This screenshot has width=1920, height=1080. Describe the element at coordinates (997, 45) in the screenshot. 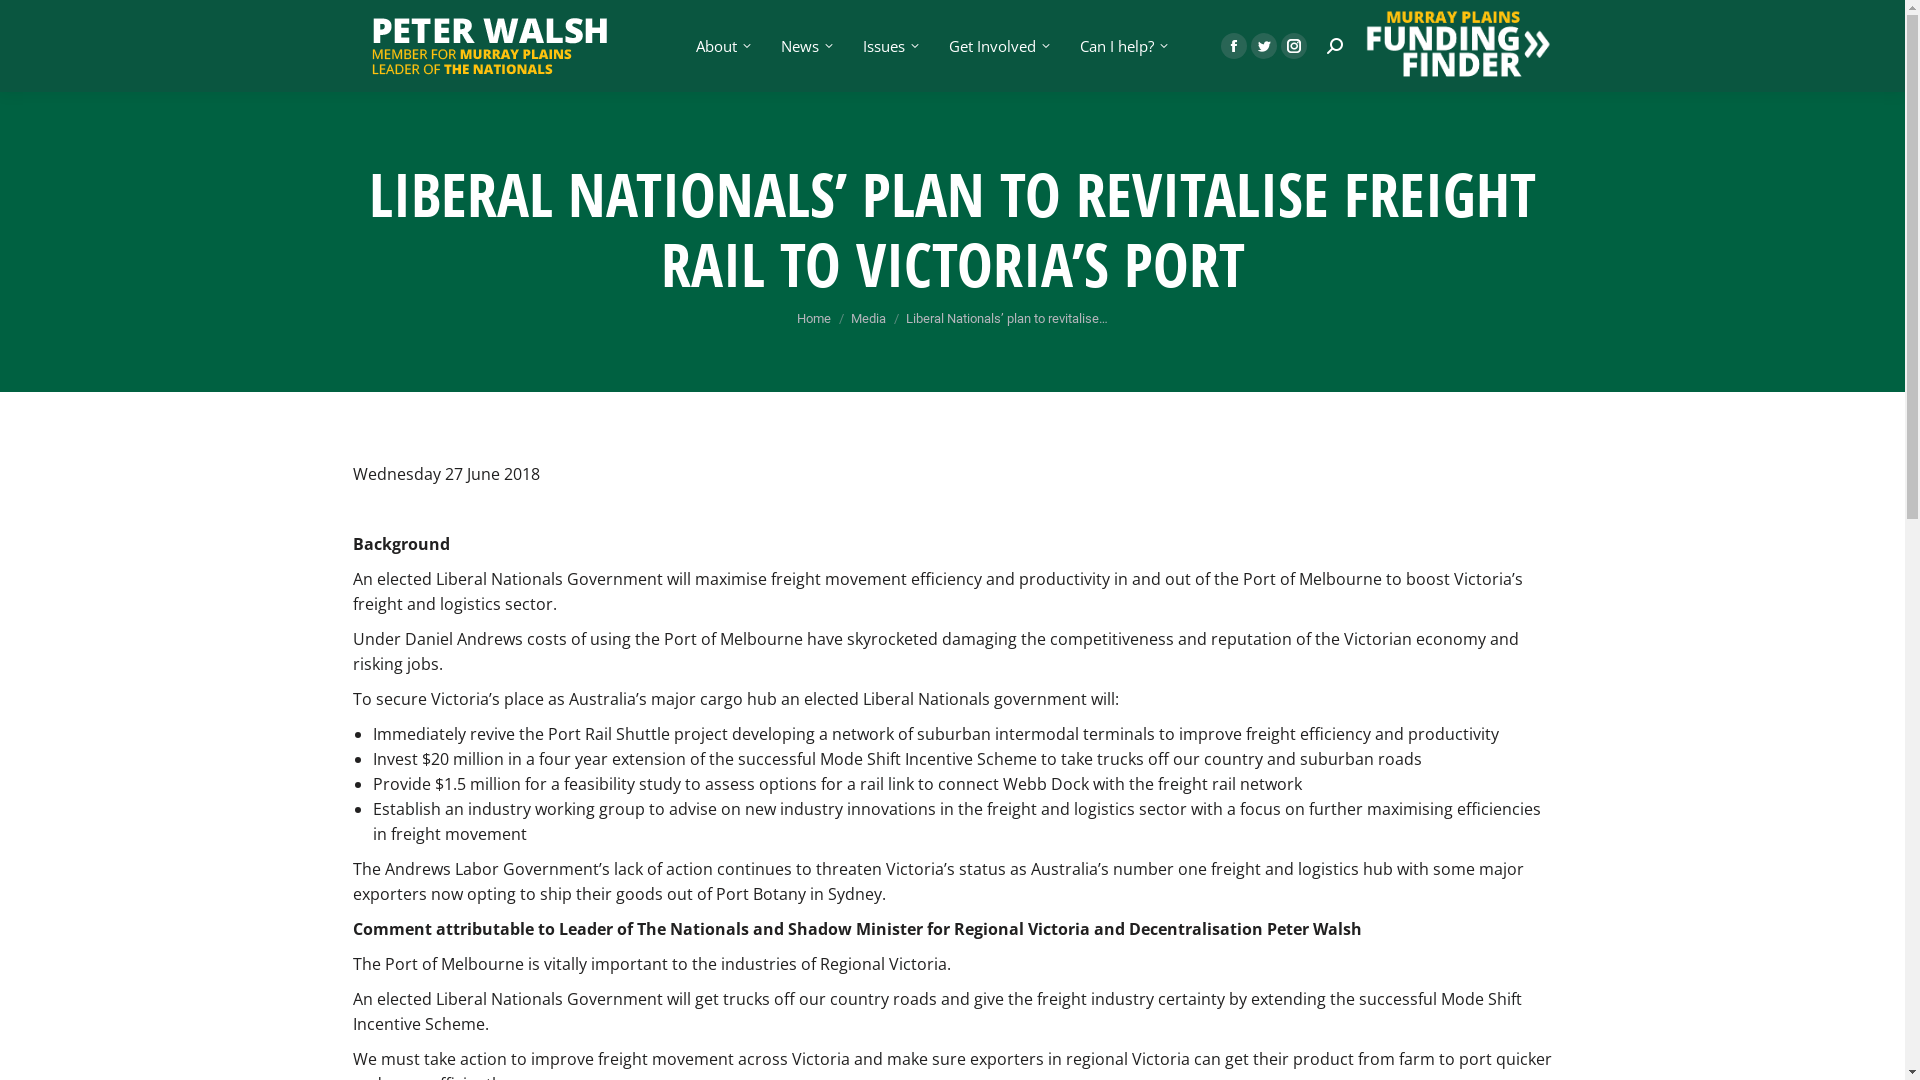

I see `'Get Involved'` at that location.